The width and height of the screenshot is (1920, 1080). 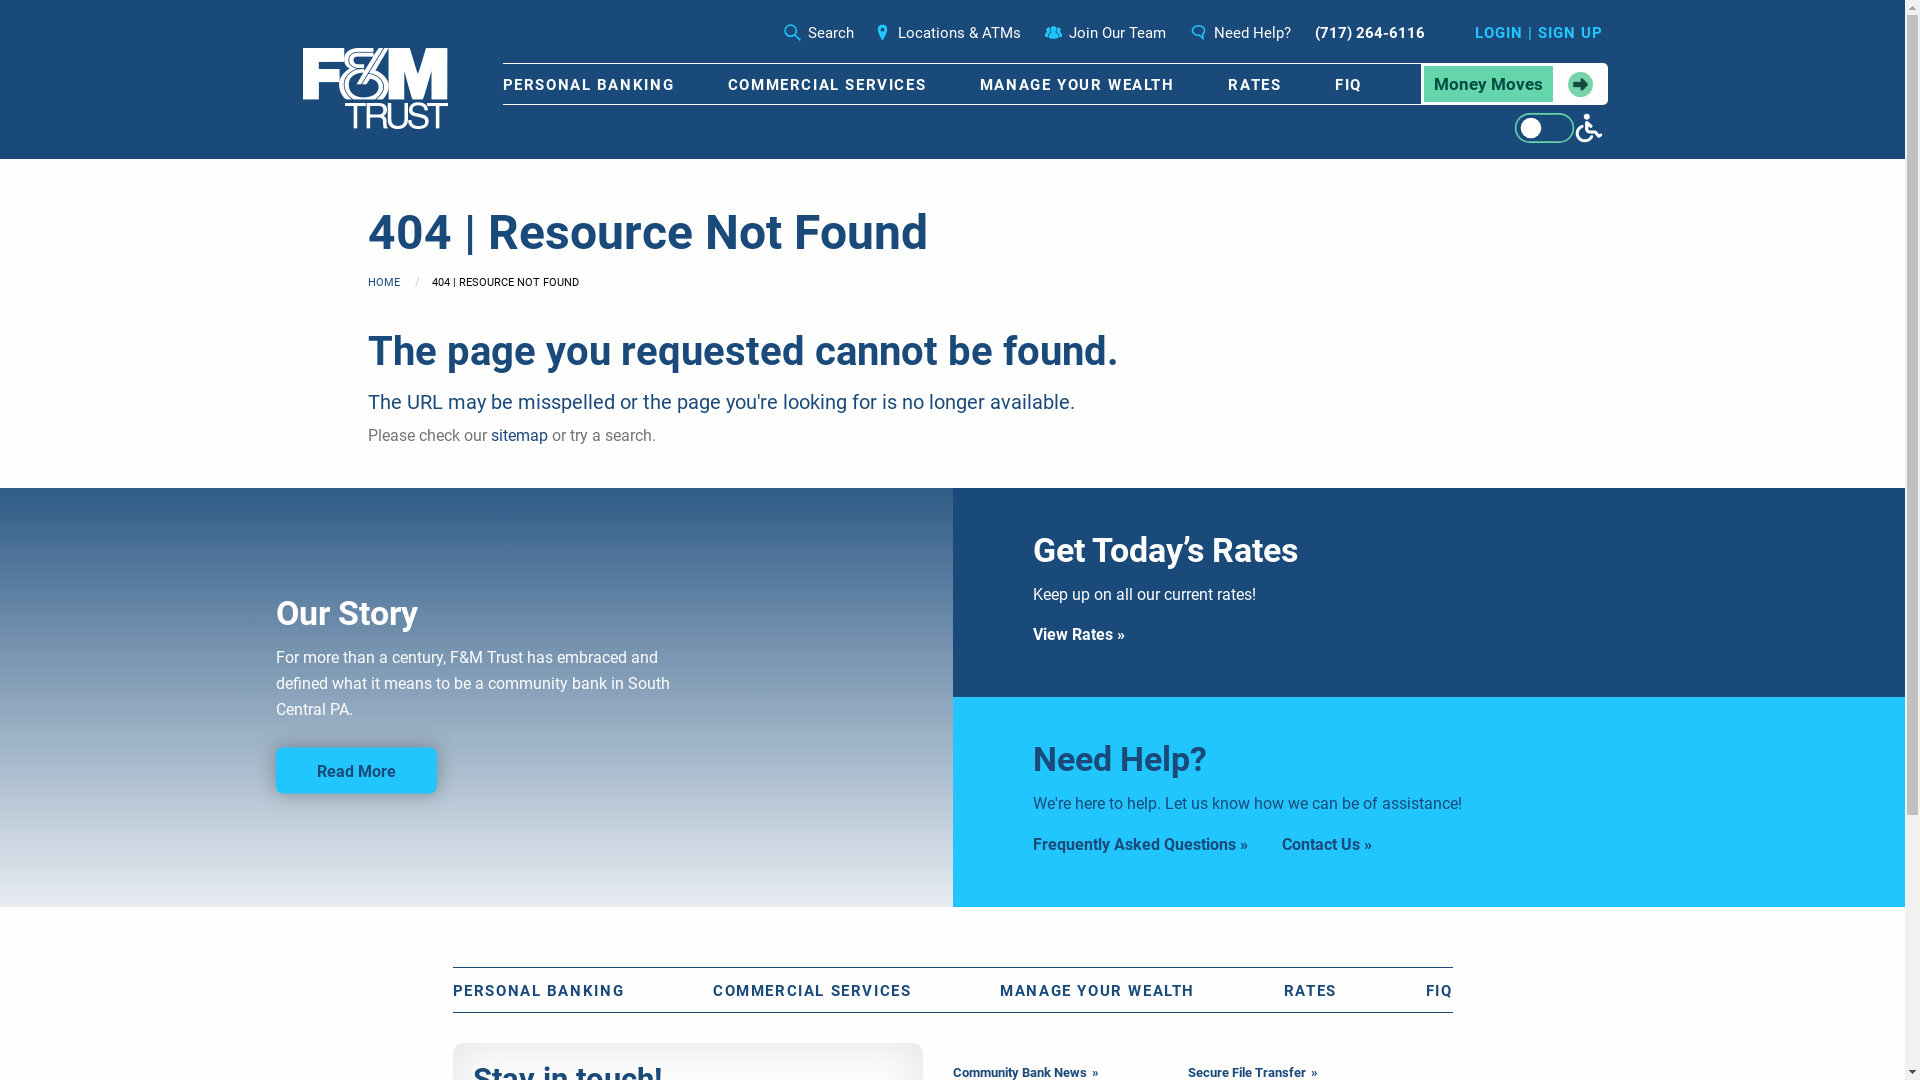 What do you see at coordinates (1253, 83) in the screenshot?
I see `'RATES'` at bounding box center [1253, 83].